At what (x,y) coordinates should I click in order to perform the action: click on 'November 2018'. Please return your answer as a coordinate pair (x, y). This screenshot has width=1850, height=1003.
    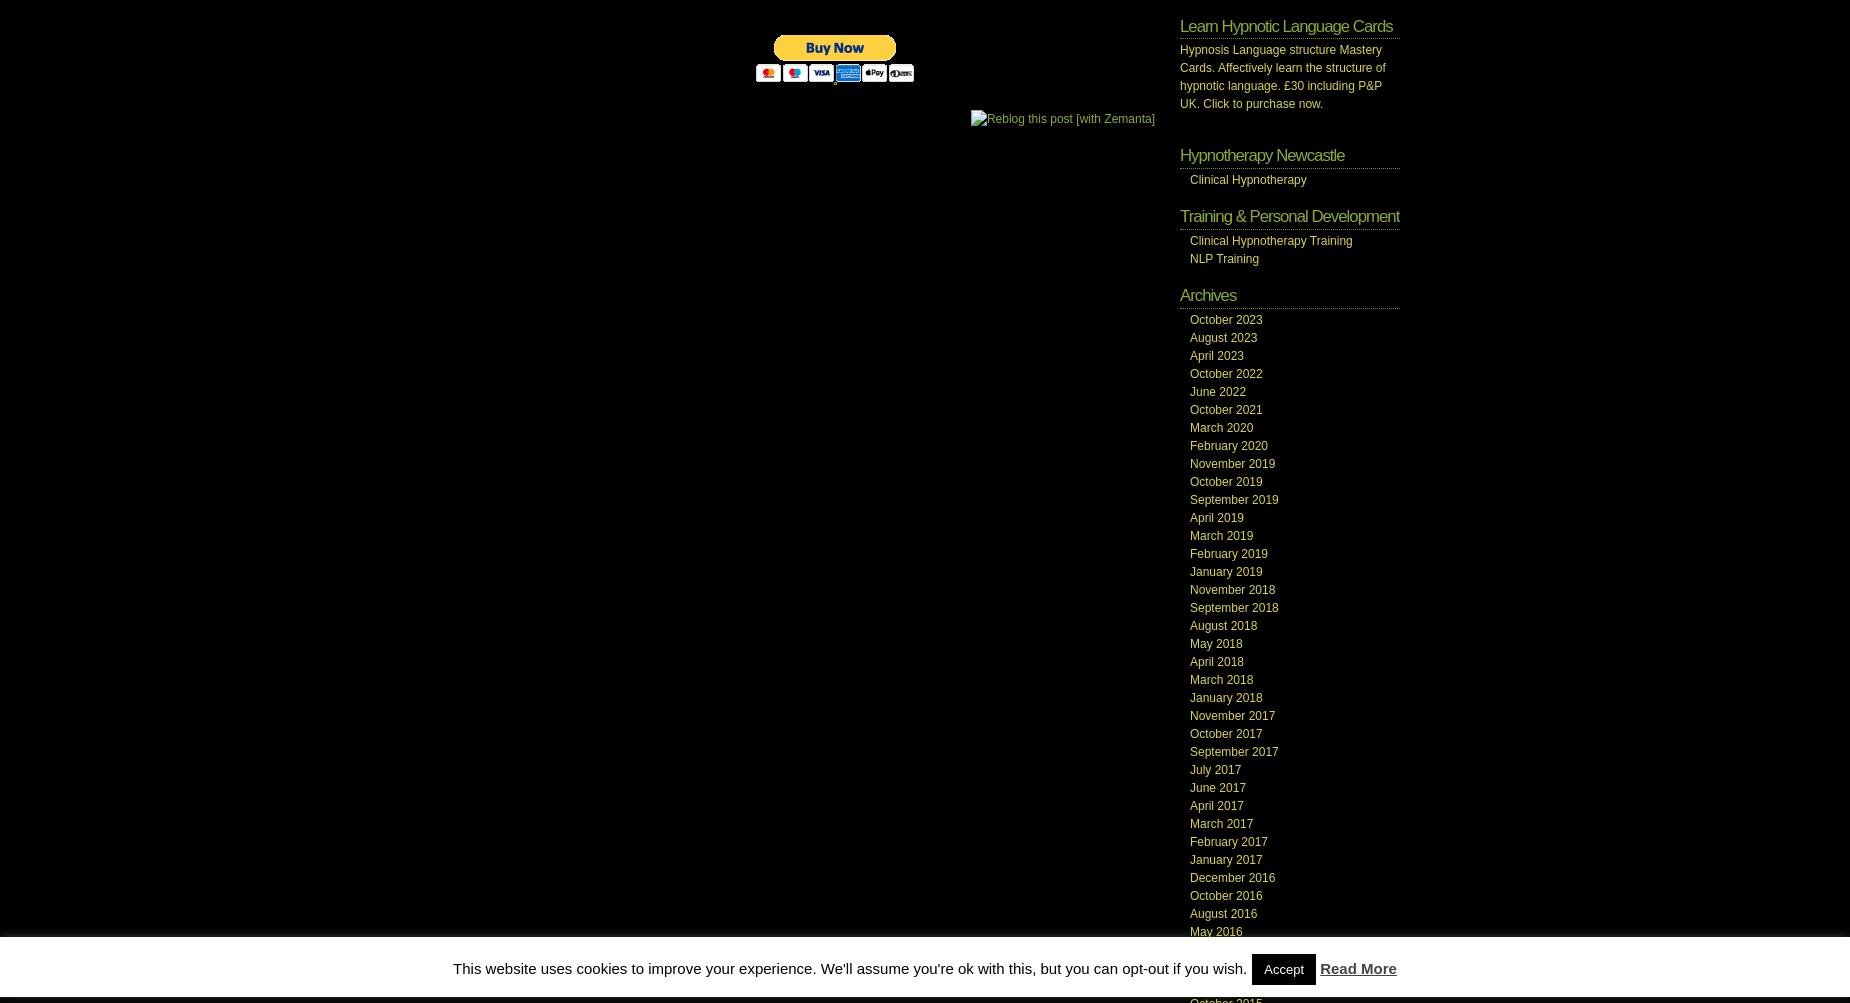
    Looking at the image, I should click on (1231, 587).